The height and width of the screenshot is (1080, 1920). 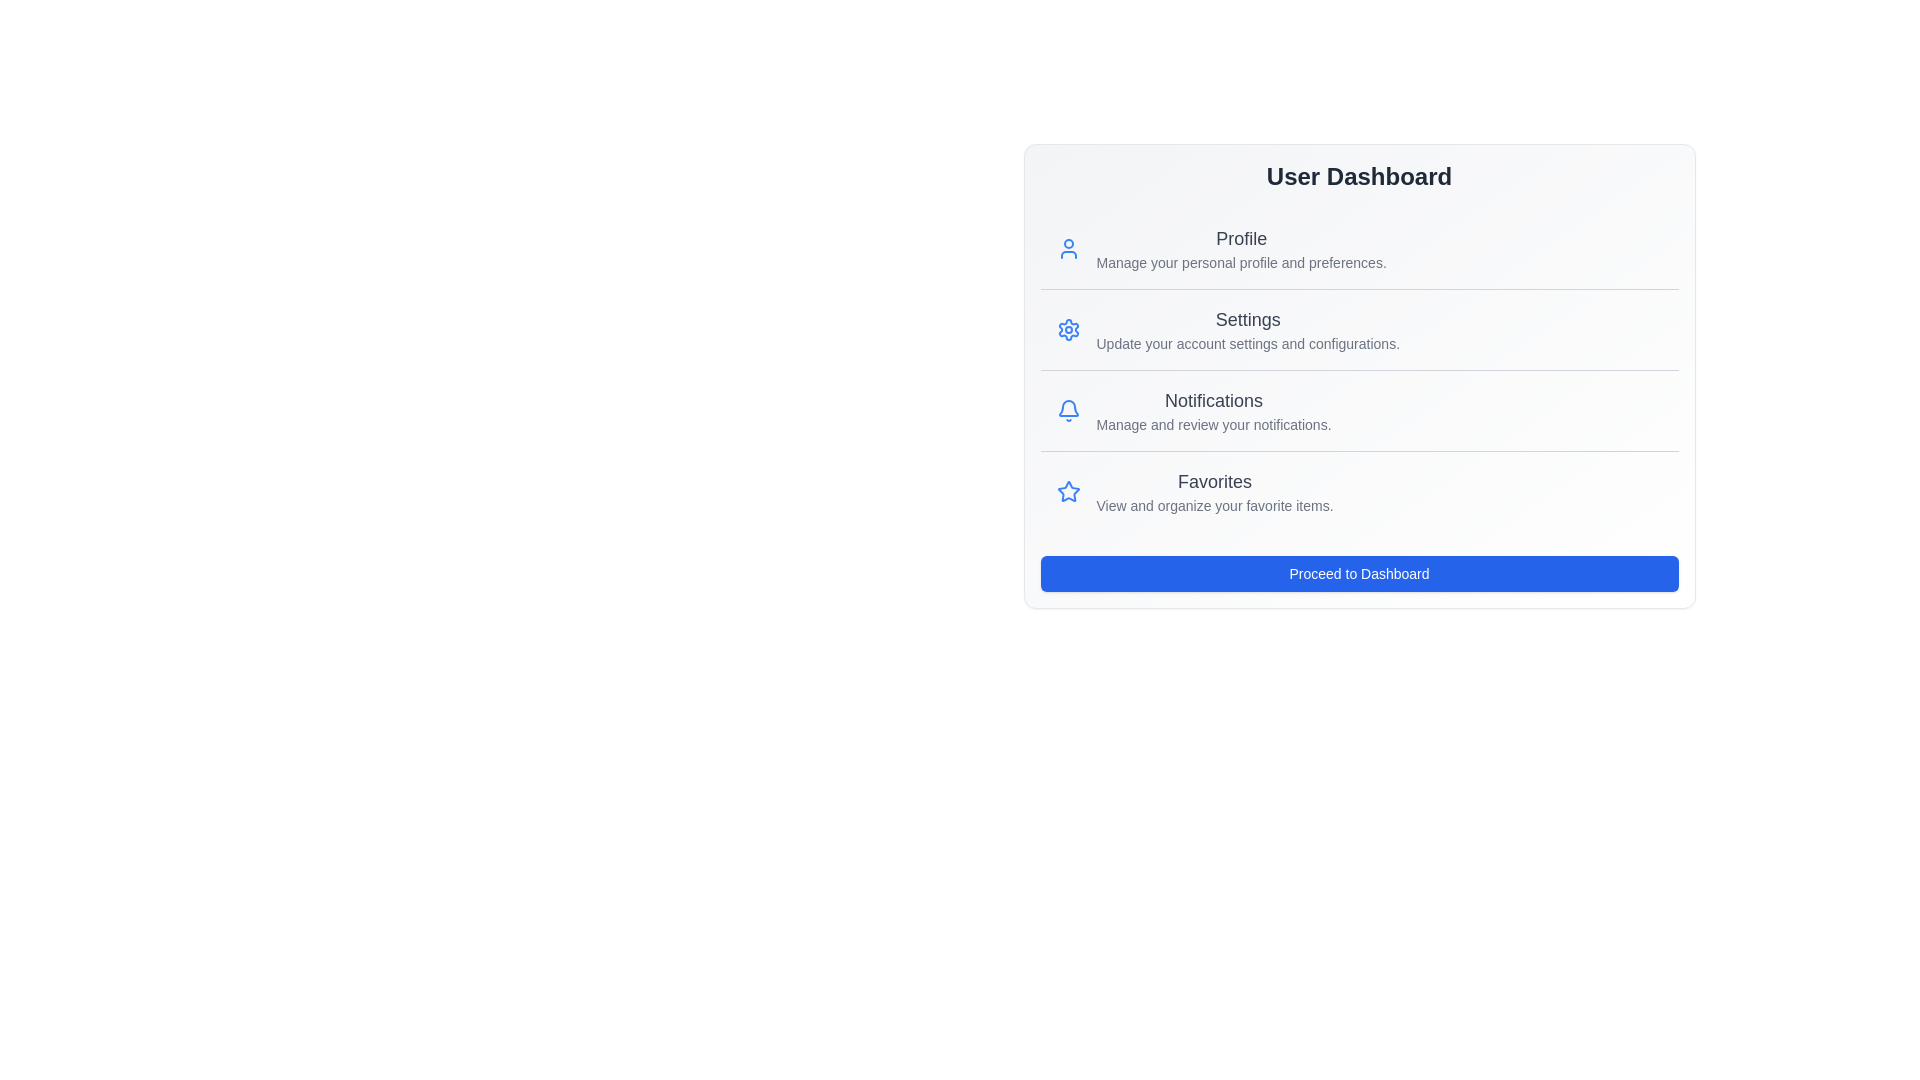 What do you see at coordinates (1359, 328) in the screenshot?
I see `the second clickable list item labeled 'Settings' in the User Dashboard` at bounding box center [1359, 328].